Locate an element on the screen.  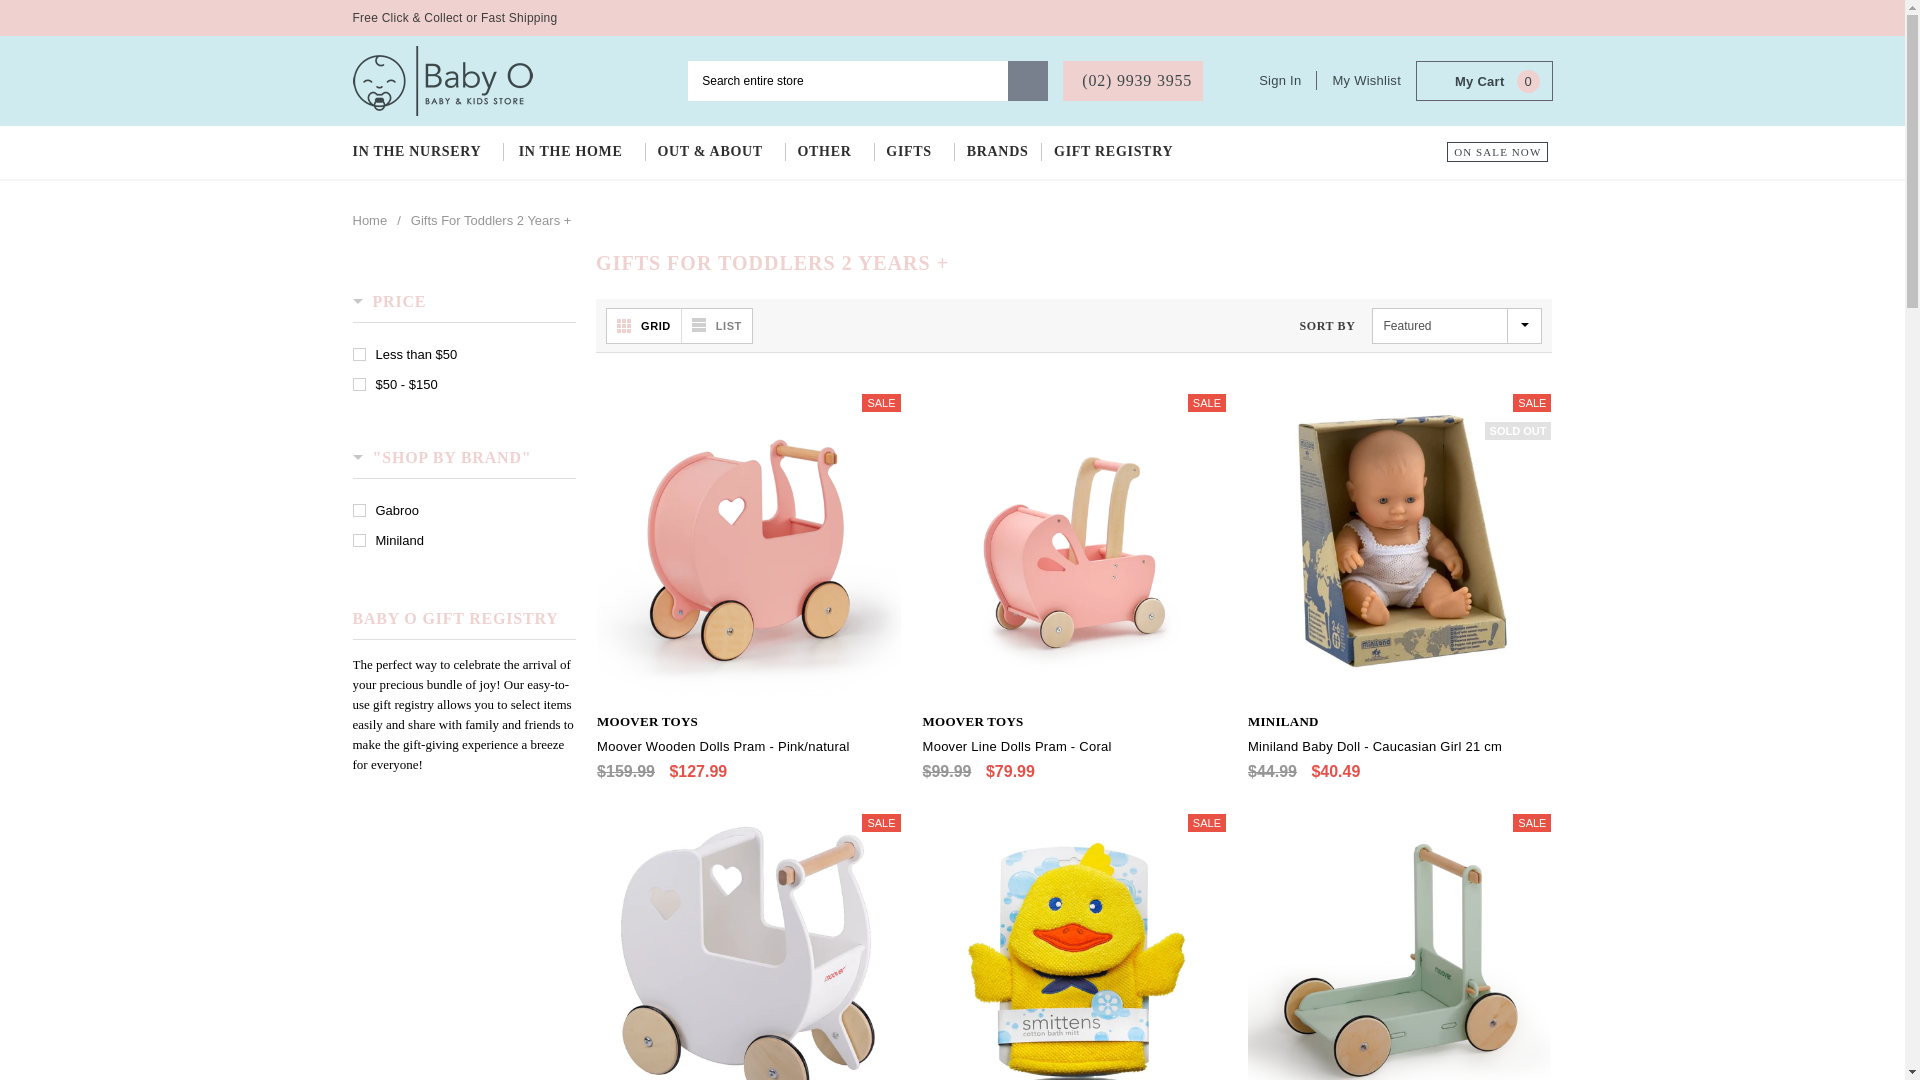
'BRANDS' is located at coordinates (998, 151).